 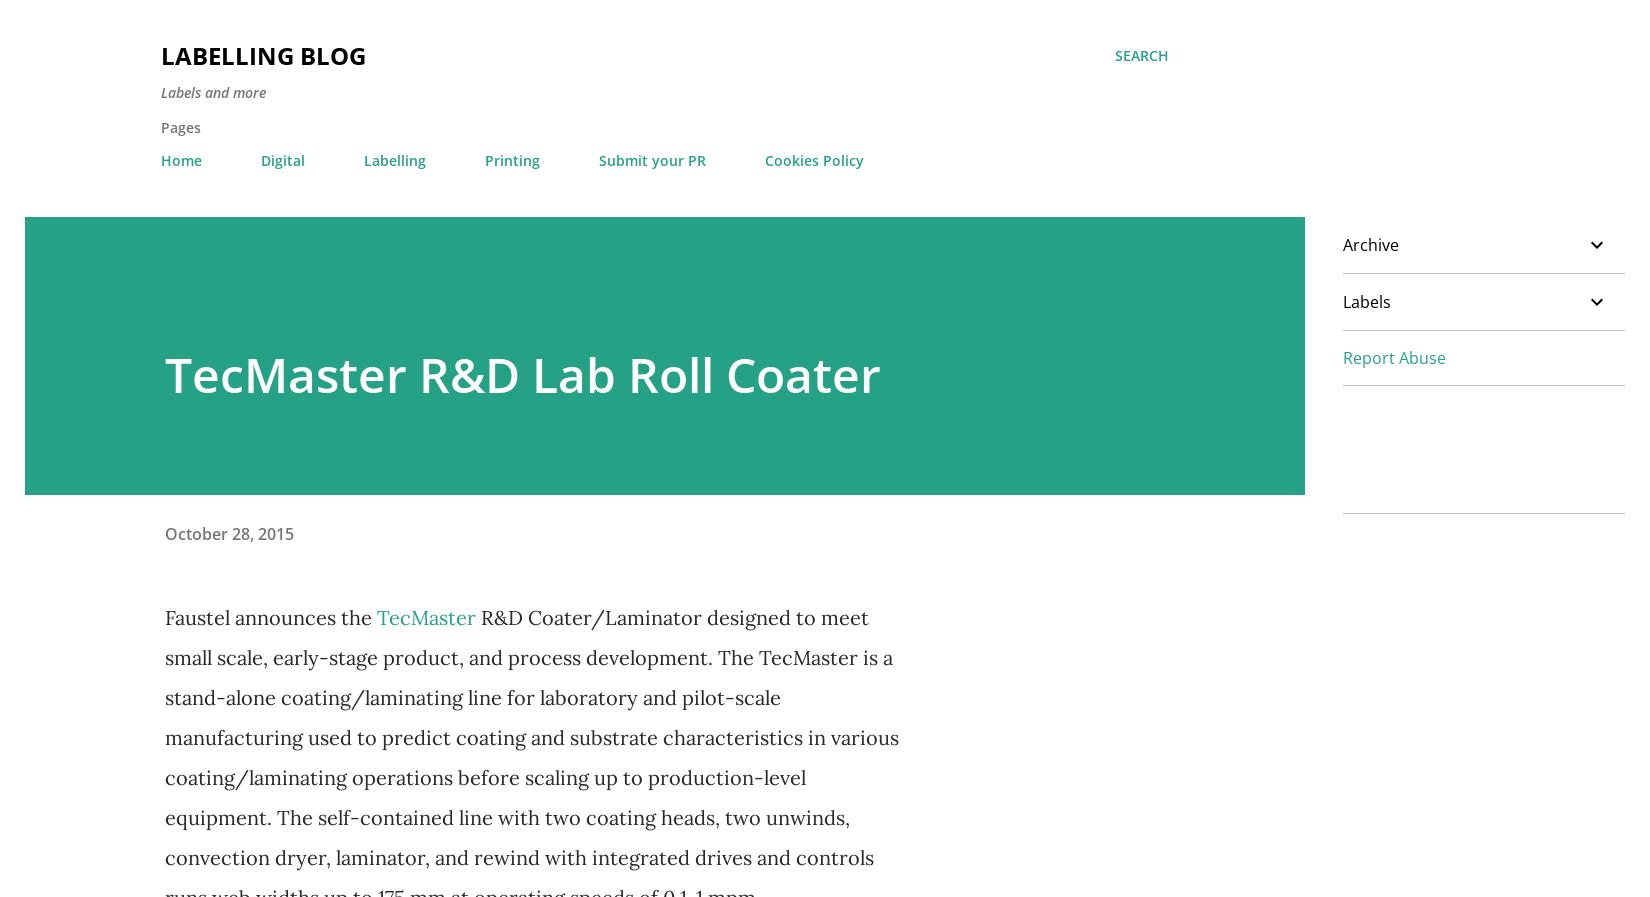 I want to click on 'Labels and more', so click(x=213, y=91).